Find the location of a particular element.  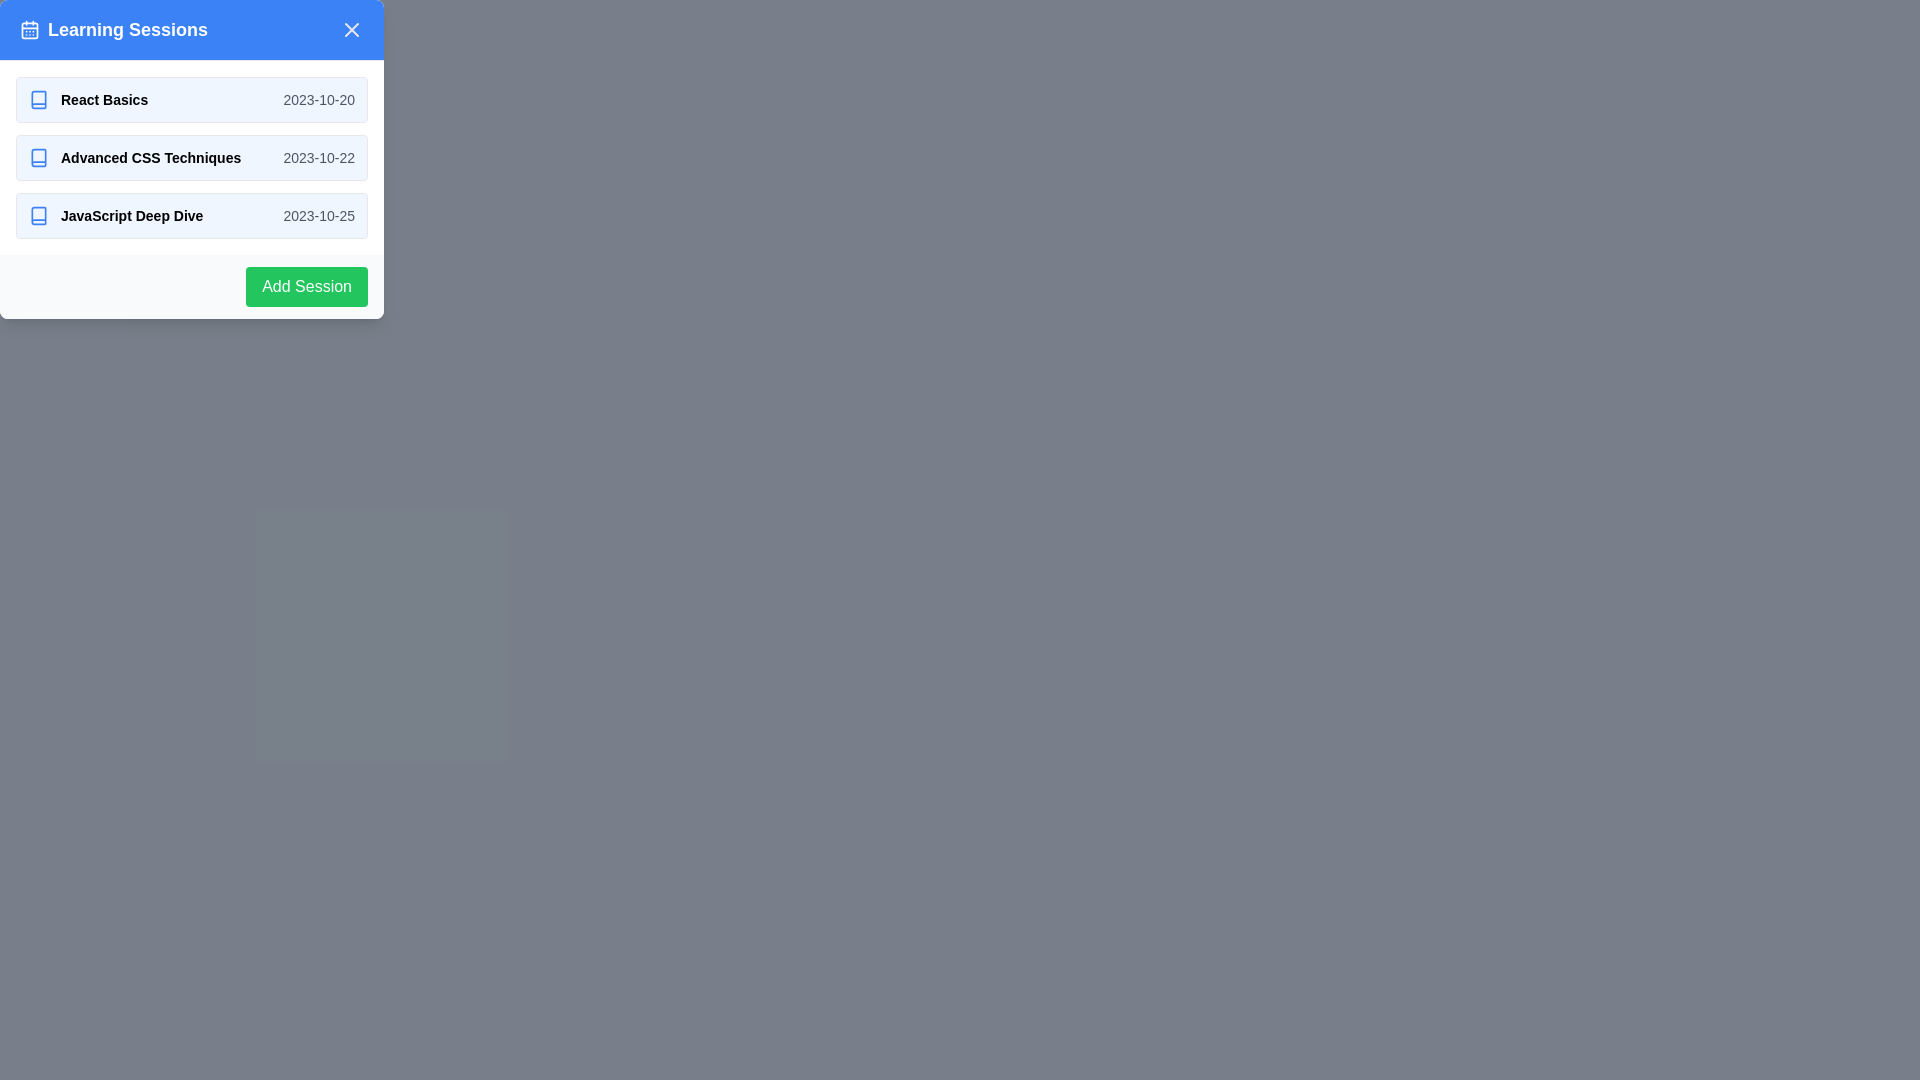

the static text label displaying the scheduled date for the session labeled 'Advanced CSS Techniques', located in the second row of the session list is located at coordinates (318, 157).